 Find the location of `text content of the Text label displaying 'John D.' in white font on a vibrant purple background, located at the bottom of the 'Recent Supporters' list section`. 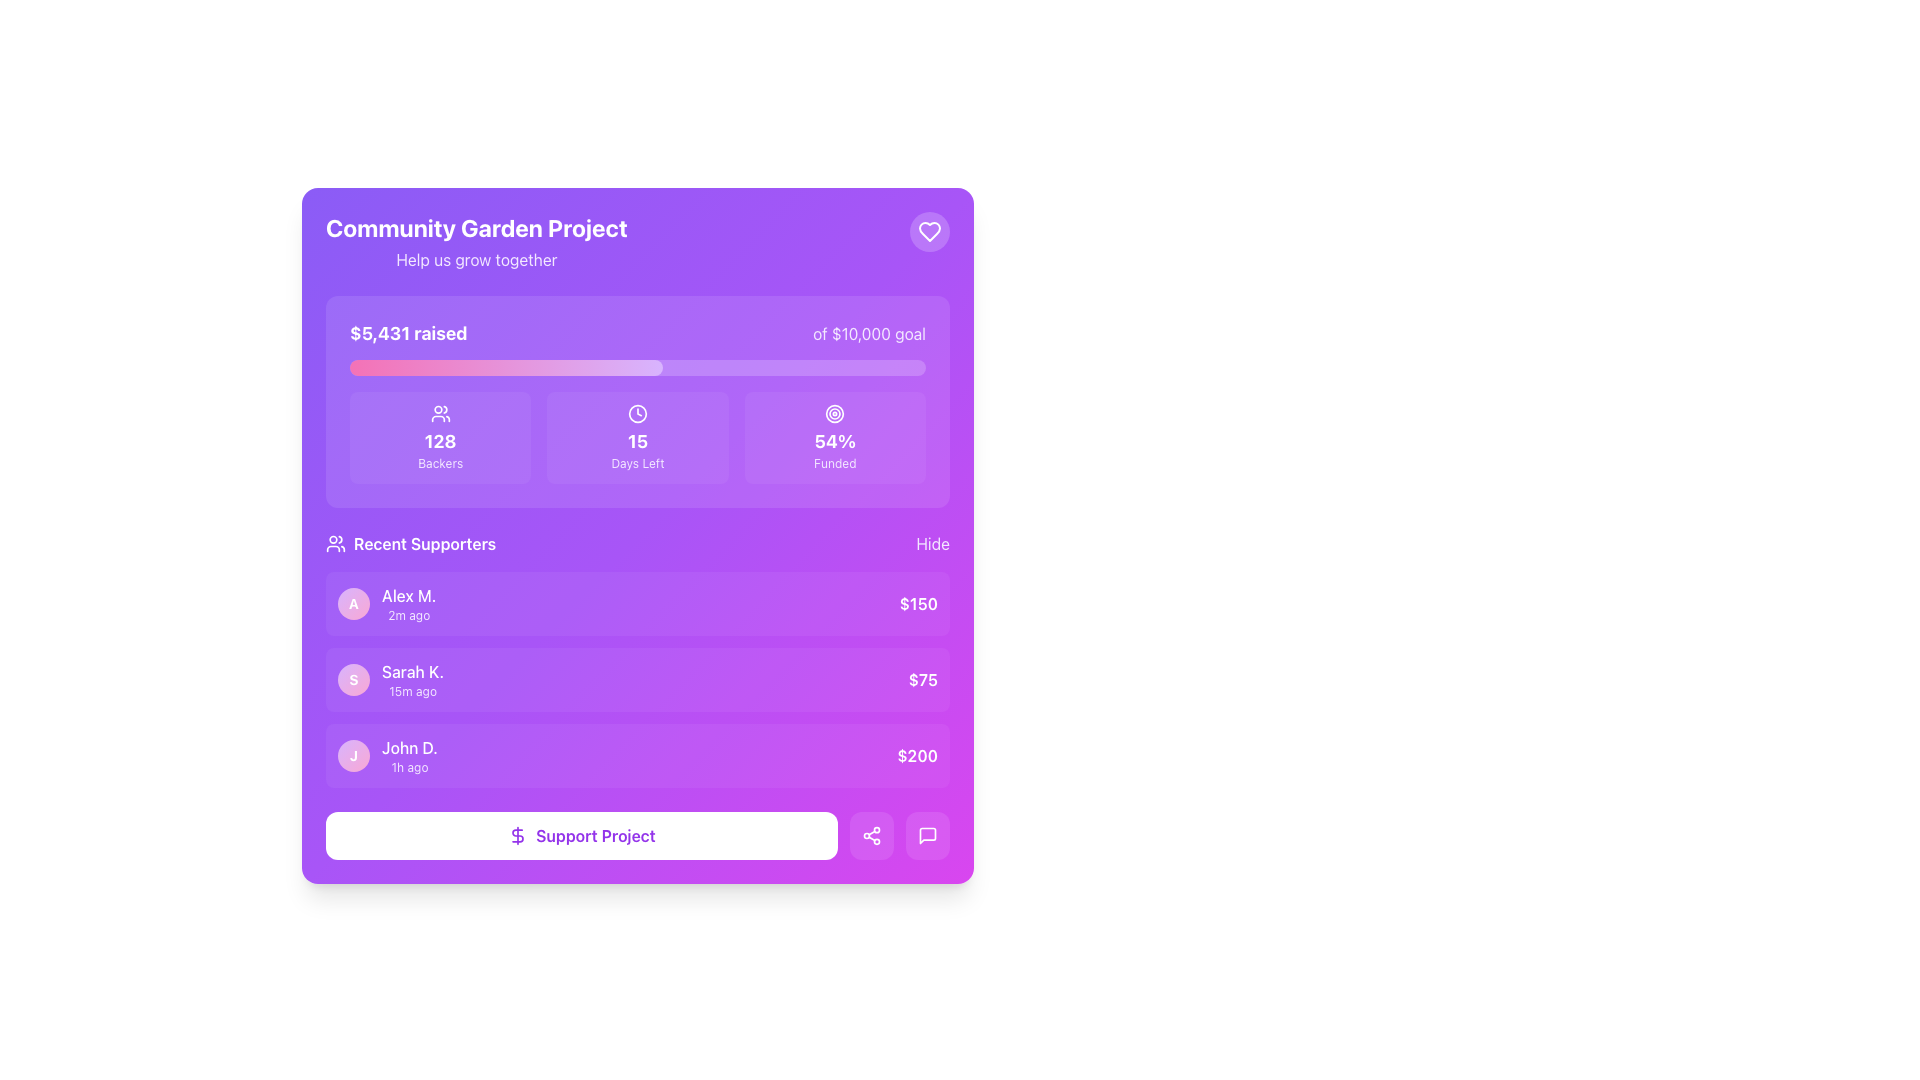

text content of the Text label displaying 'John D.' in white font on a vibrant purple background, located at the bottom of the 'Recent Supporters' list section is located at coordinates (408, 748).